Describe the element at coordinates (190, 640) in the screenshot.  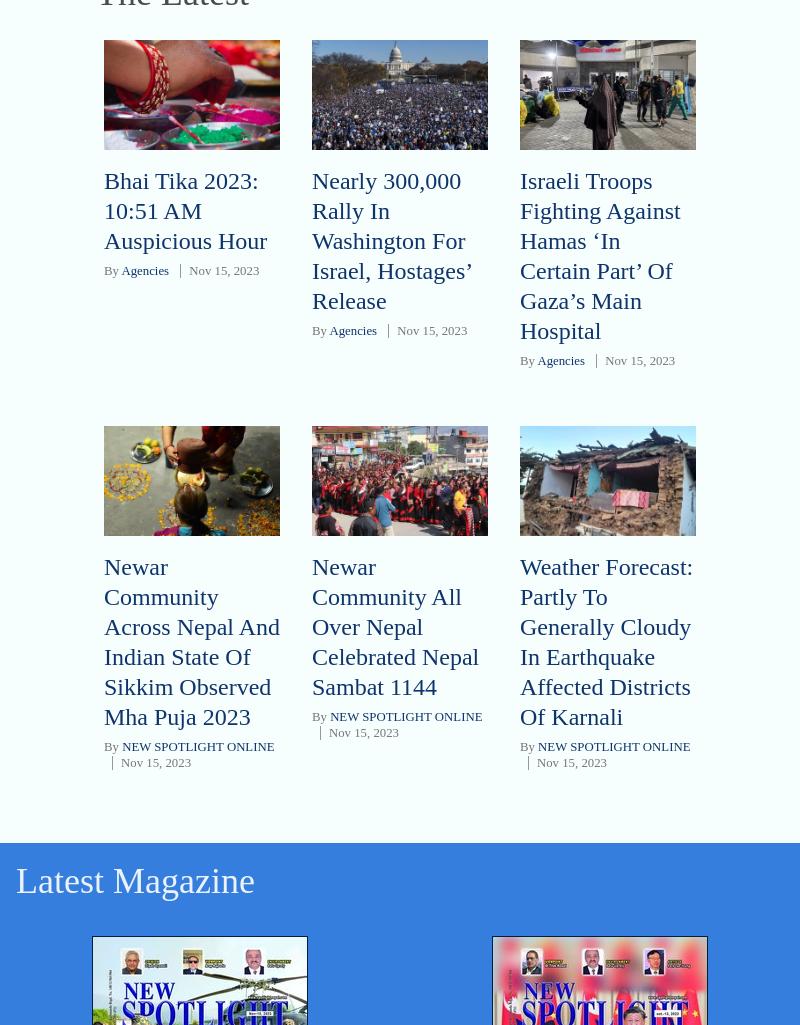
I see `'Newar Community Across Nepal And Indian State Of Sikkim Observed Mha Puja 2023'` at that location.